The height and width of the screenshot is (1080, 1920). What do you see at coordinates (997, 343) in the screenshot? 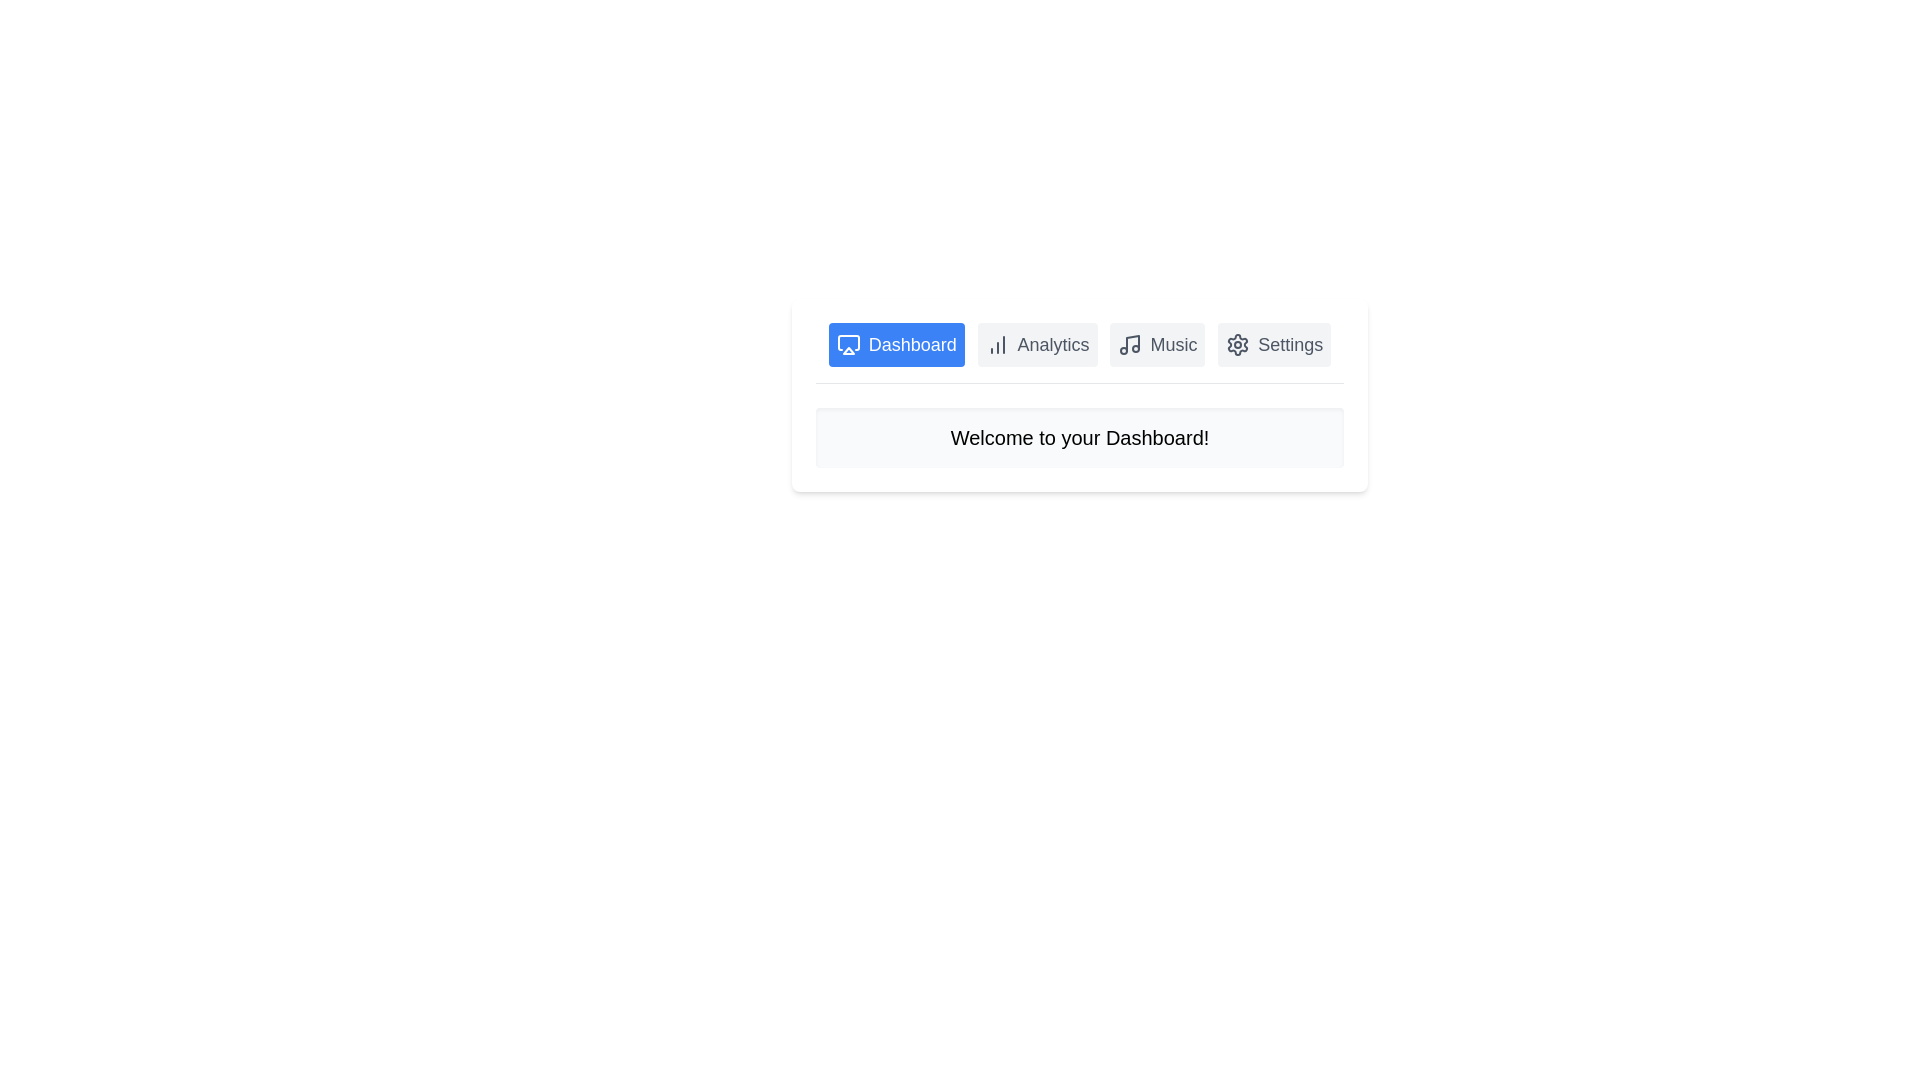
I see `the bar chart icon that is located to the immediate left of the 'Analytics' text label in the upper center portion of the interface` at bounding box center [997, 343].